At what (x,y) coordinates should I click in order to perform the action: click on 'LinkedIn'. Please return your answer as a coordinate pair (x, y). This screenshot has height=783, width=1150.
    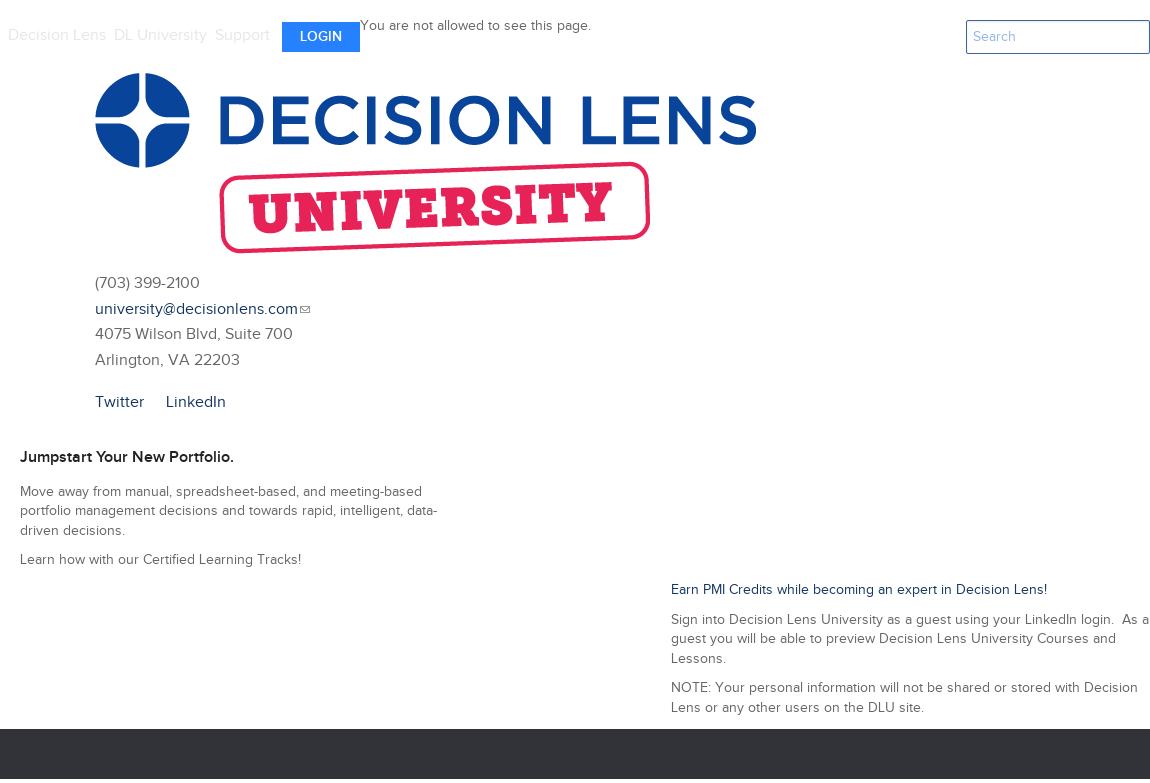
    Looking at the image, I should click on (194, 401).